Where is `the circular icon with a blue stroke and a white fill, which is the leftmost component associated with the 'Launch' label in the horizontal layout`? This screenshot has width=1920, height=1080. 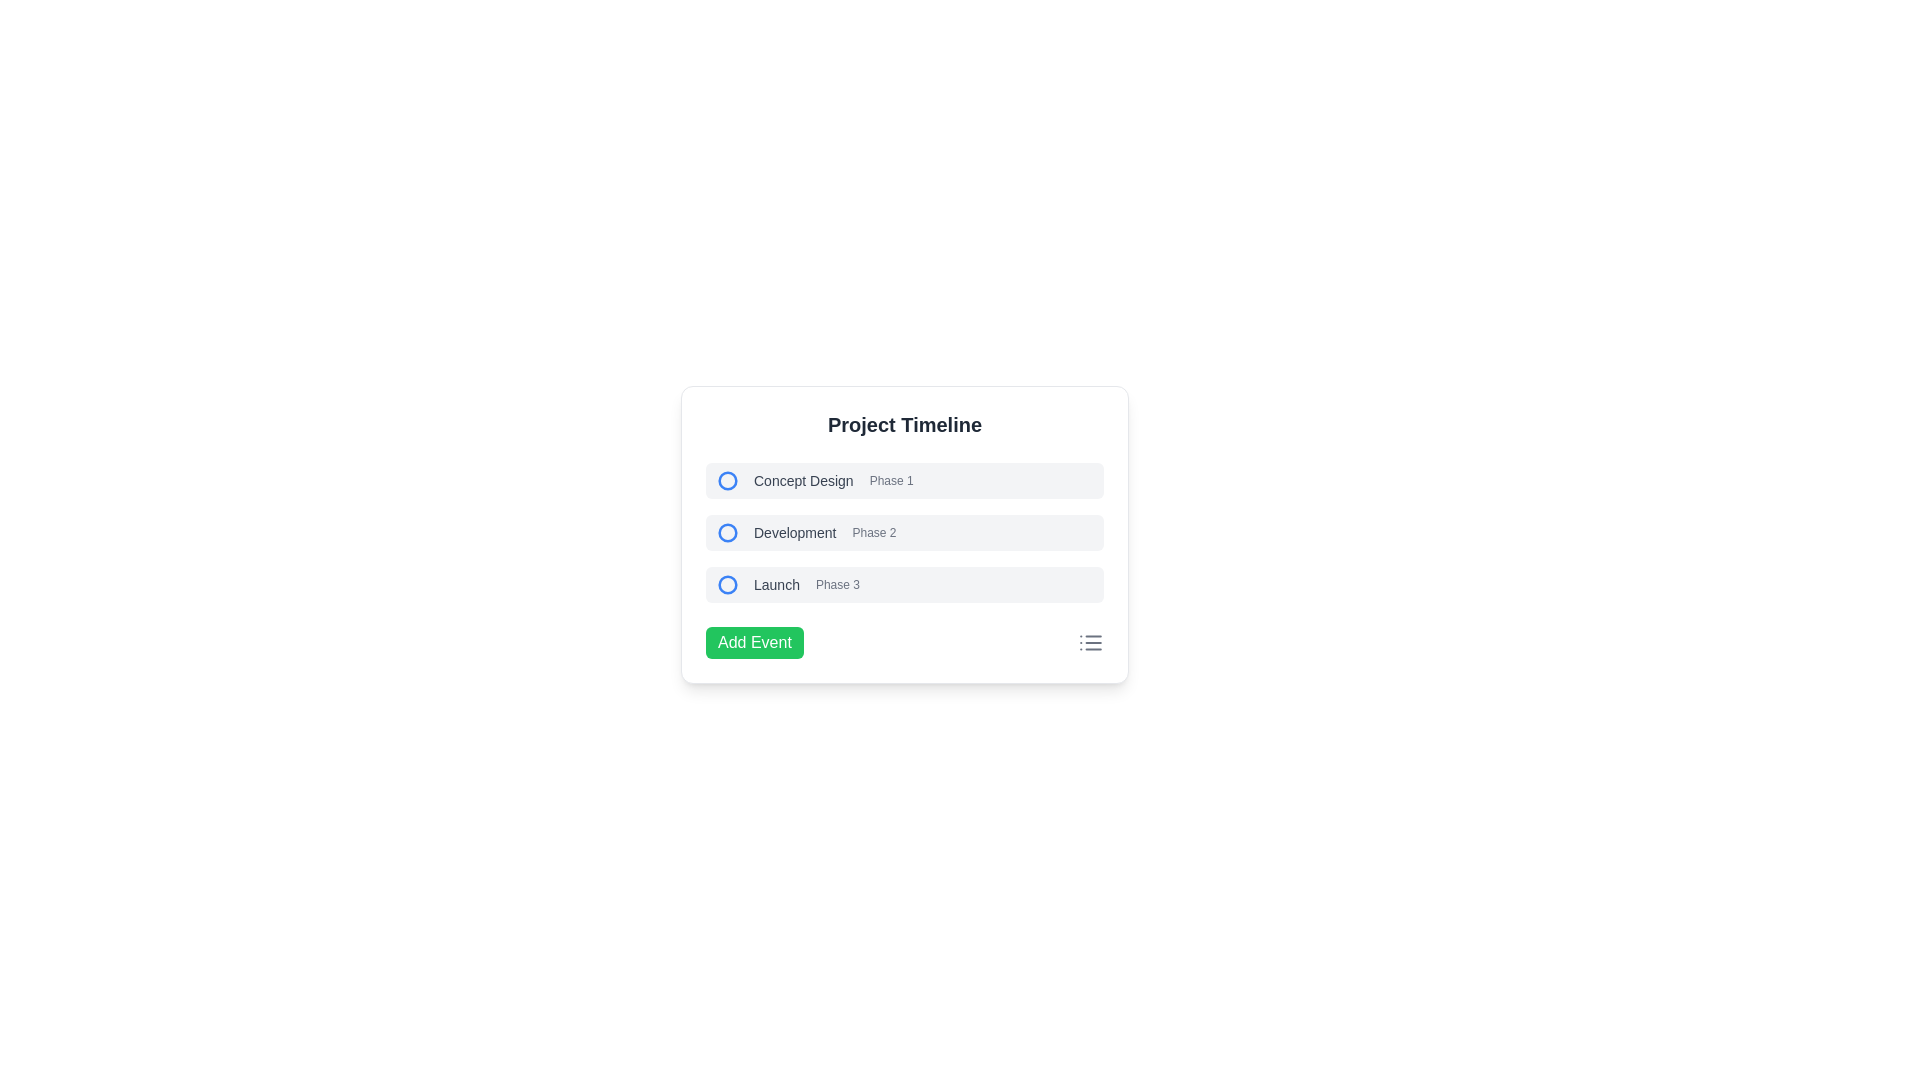
the circular icon with a blue stroke and a white fill, which is the leftmost component associated with the 'Launch' label in the horizontal layout is located at coordinates (727, 585).